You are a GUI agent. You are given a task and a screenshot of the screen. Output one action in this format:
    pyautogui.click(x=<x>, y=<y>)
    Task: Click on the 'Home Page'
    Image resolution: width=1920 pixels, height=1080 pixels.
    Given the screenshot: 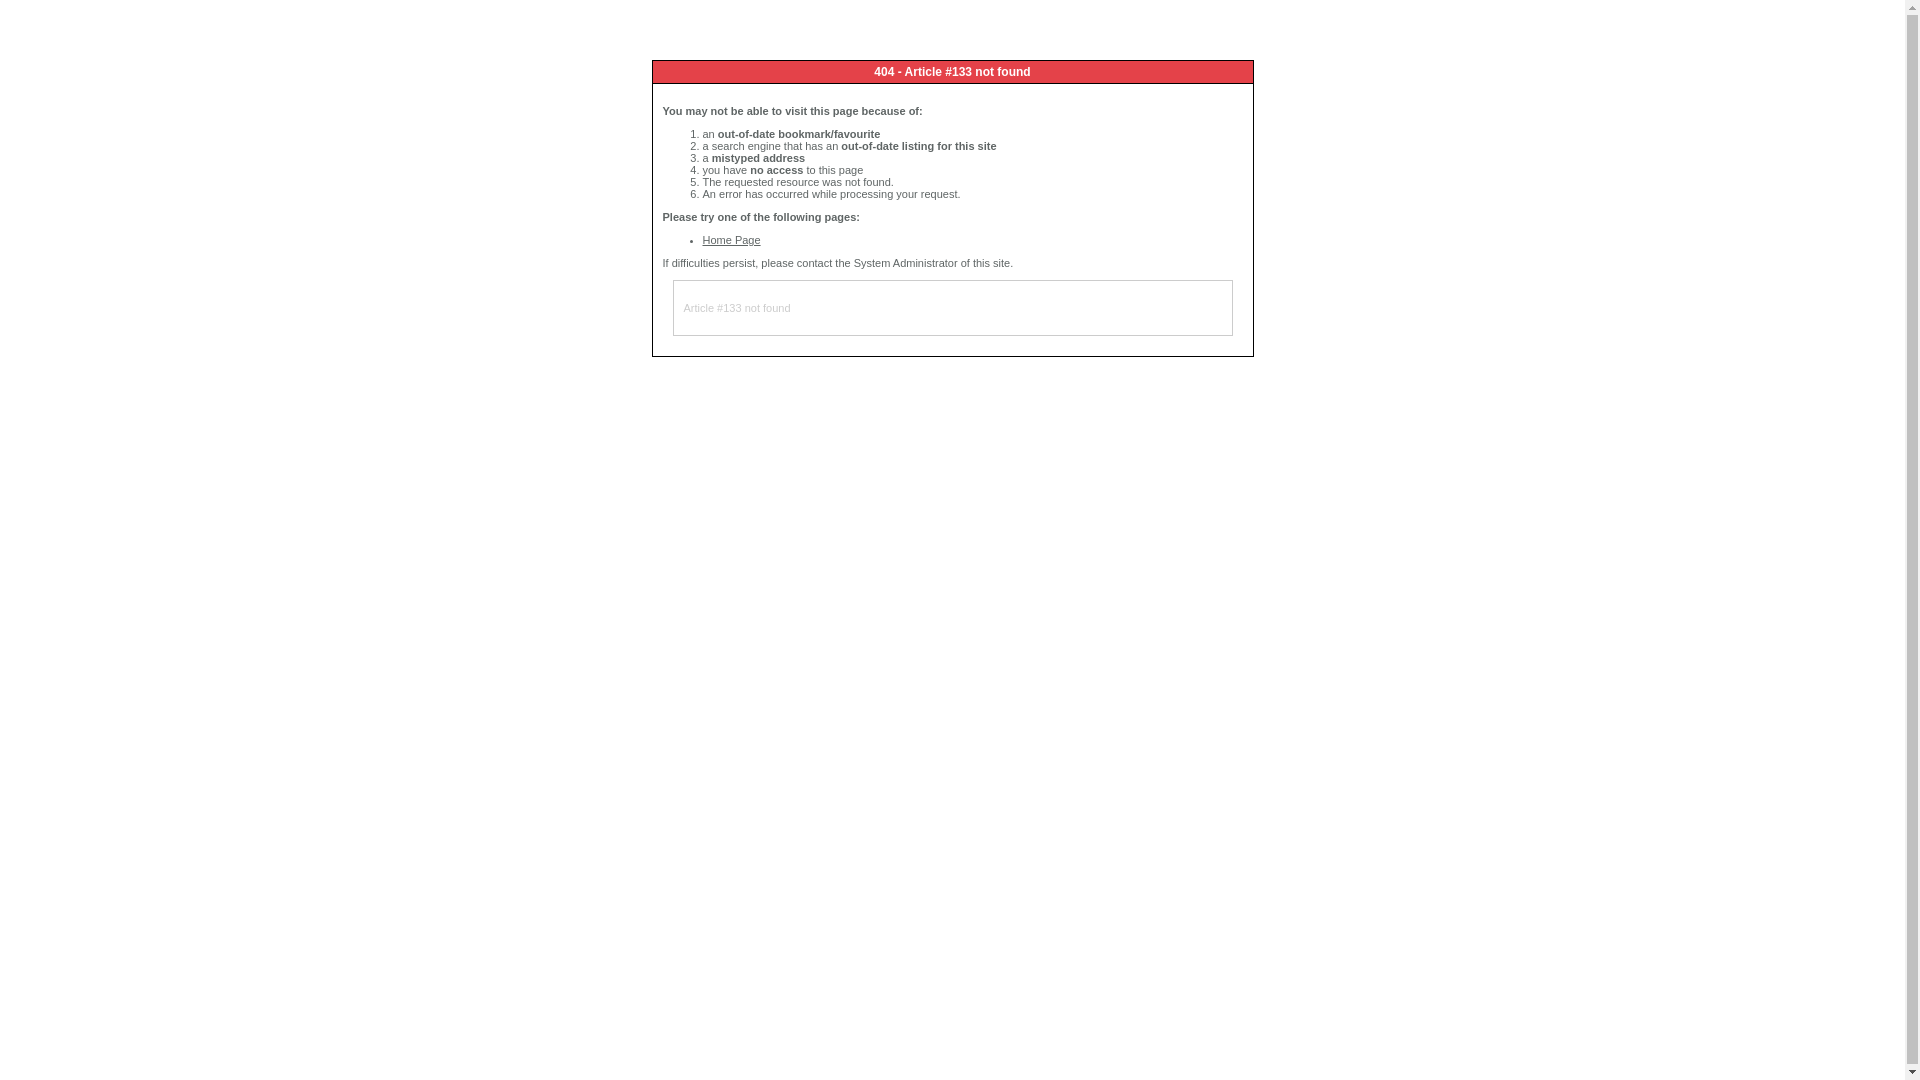 What is the action you would take?
    pyautogui.click(x=729, y=238)
    